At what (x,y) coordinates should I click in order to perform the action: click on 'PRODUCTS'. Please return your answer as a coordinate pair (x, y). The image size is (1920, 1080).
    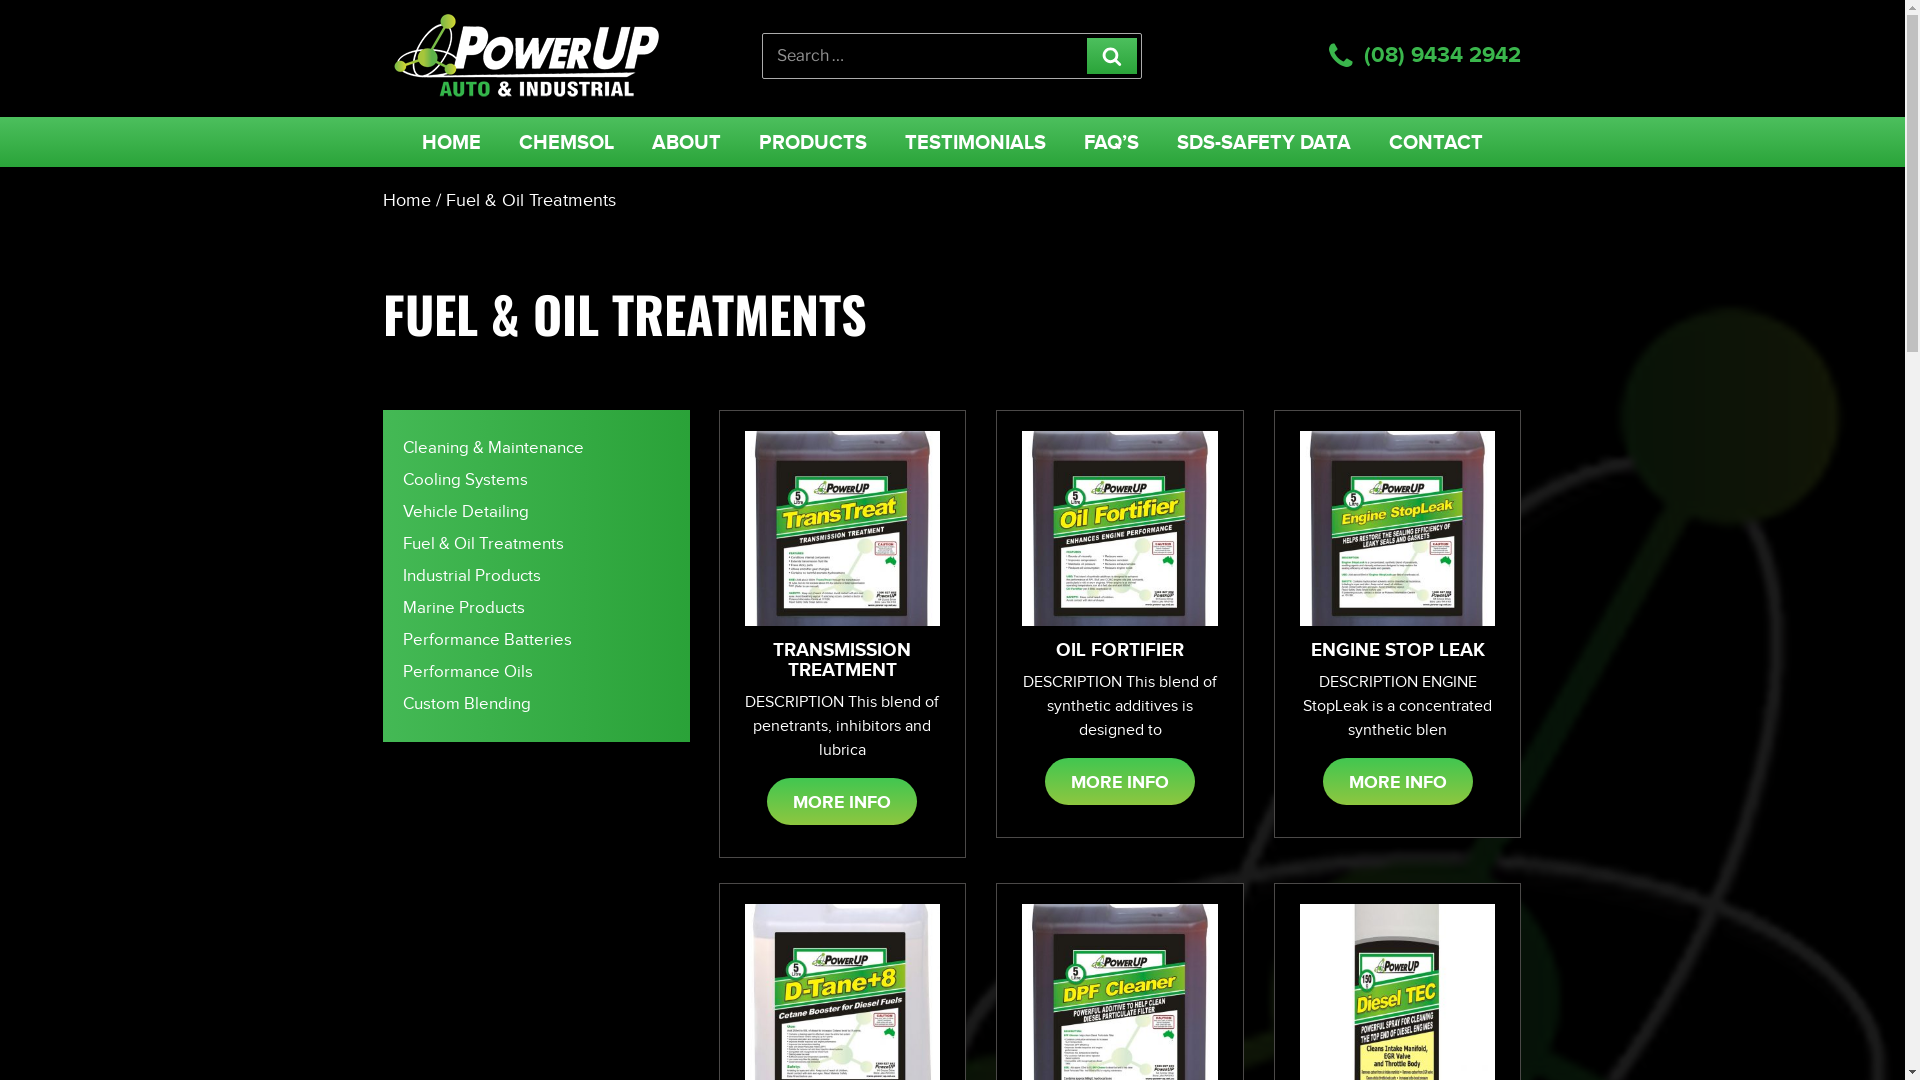
    Looking at the image, I should click on (812, 141).